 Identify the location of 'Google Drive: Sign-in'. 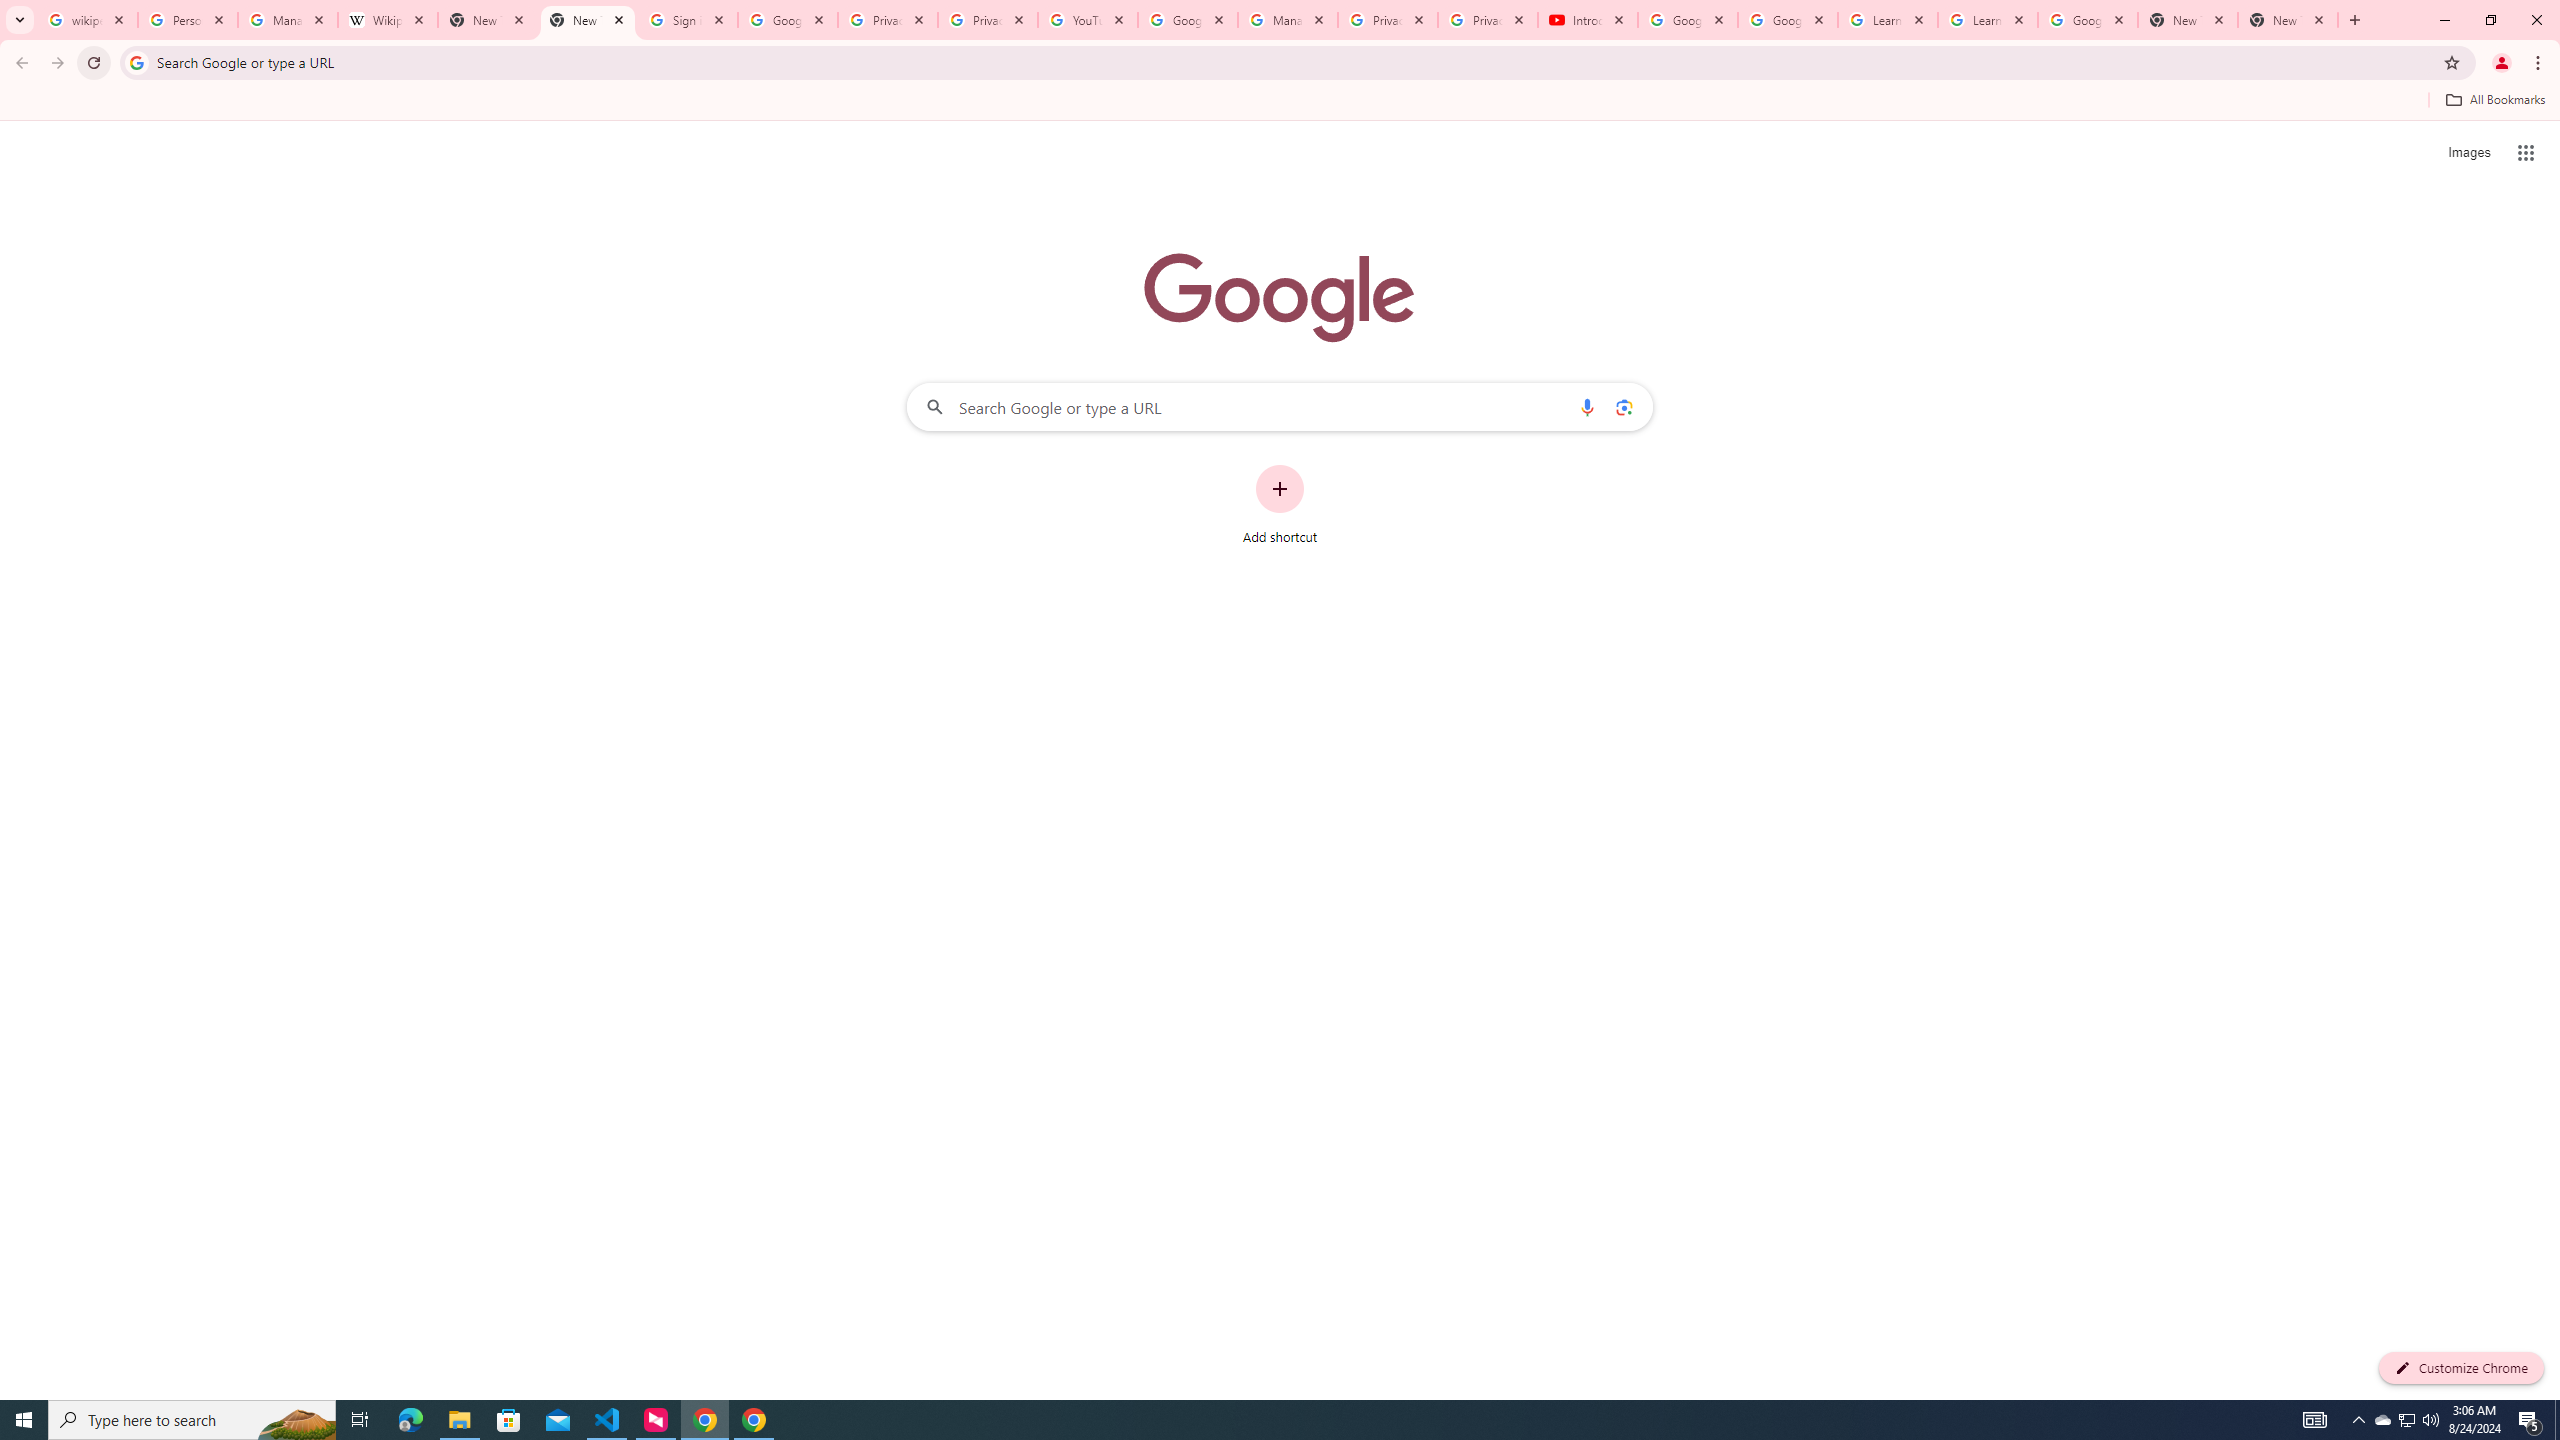
(787, 19).